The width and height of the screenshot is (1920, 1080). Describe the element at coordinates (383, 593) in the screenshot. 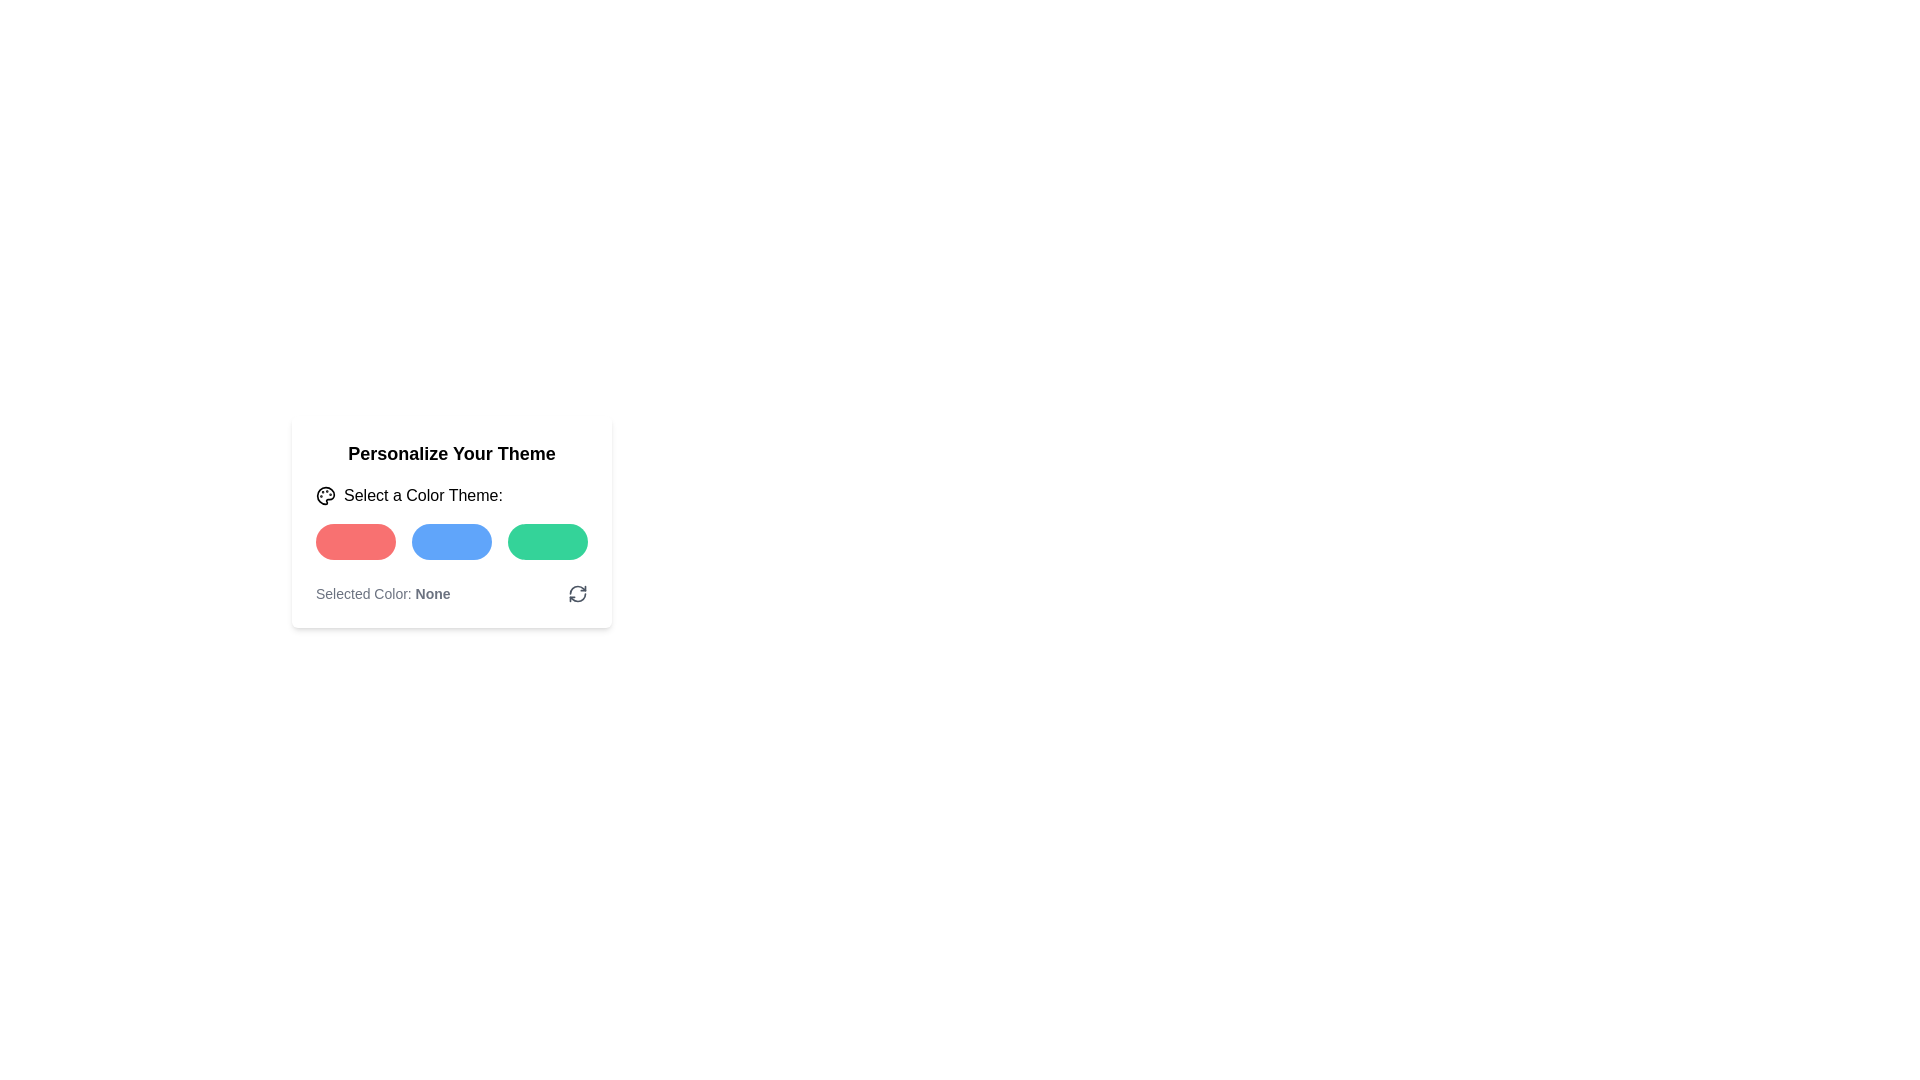

I see `the text label that indicates the currently selected color, which displays 'None' and is located below the color theme buttons and to the left of a refresh icon` at that location.